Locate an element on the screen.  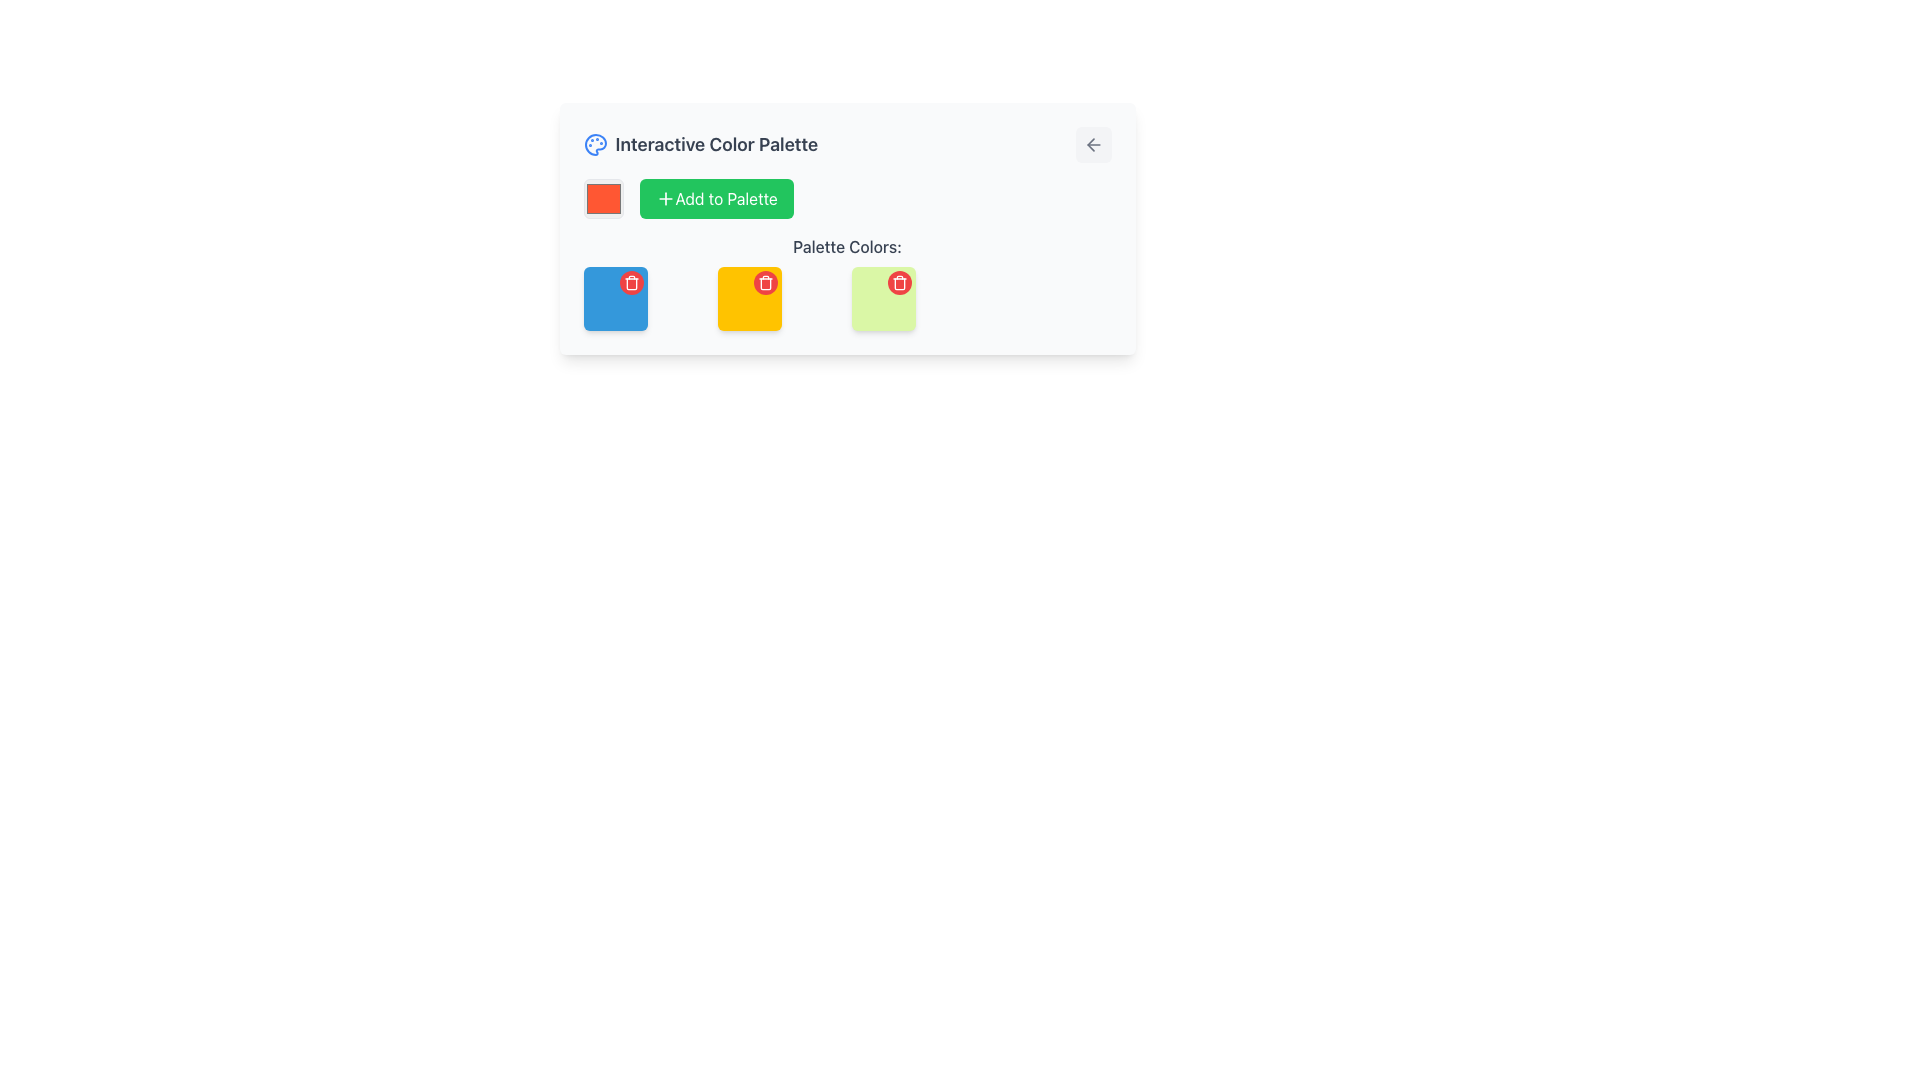
the color area of the fourth color swatch with a light green background in the 'Palette Colors' section is located at coordinates (882, 299).